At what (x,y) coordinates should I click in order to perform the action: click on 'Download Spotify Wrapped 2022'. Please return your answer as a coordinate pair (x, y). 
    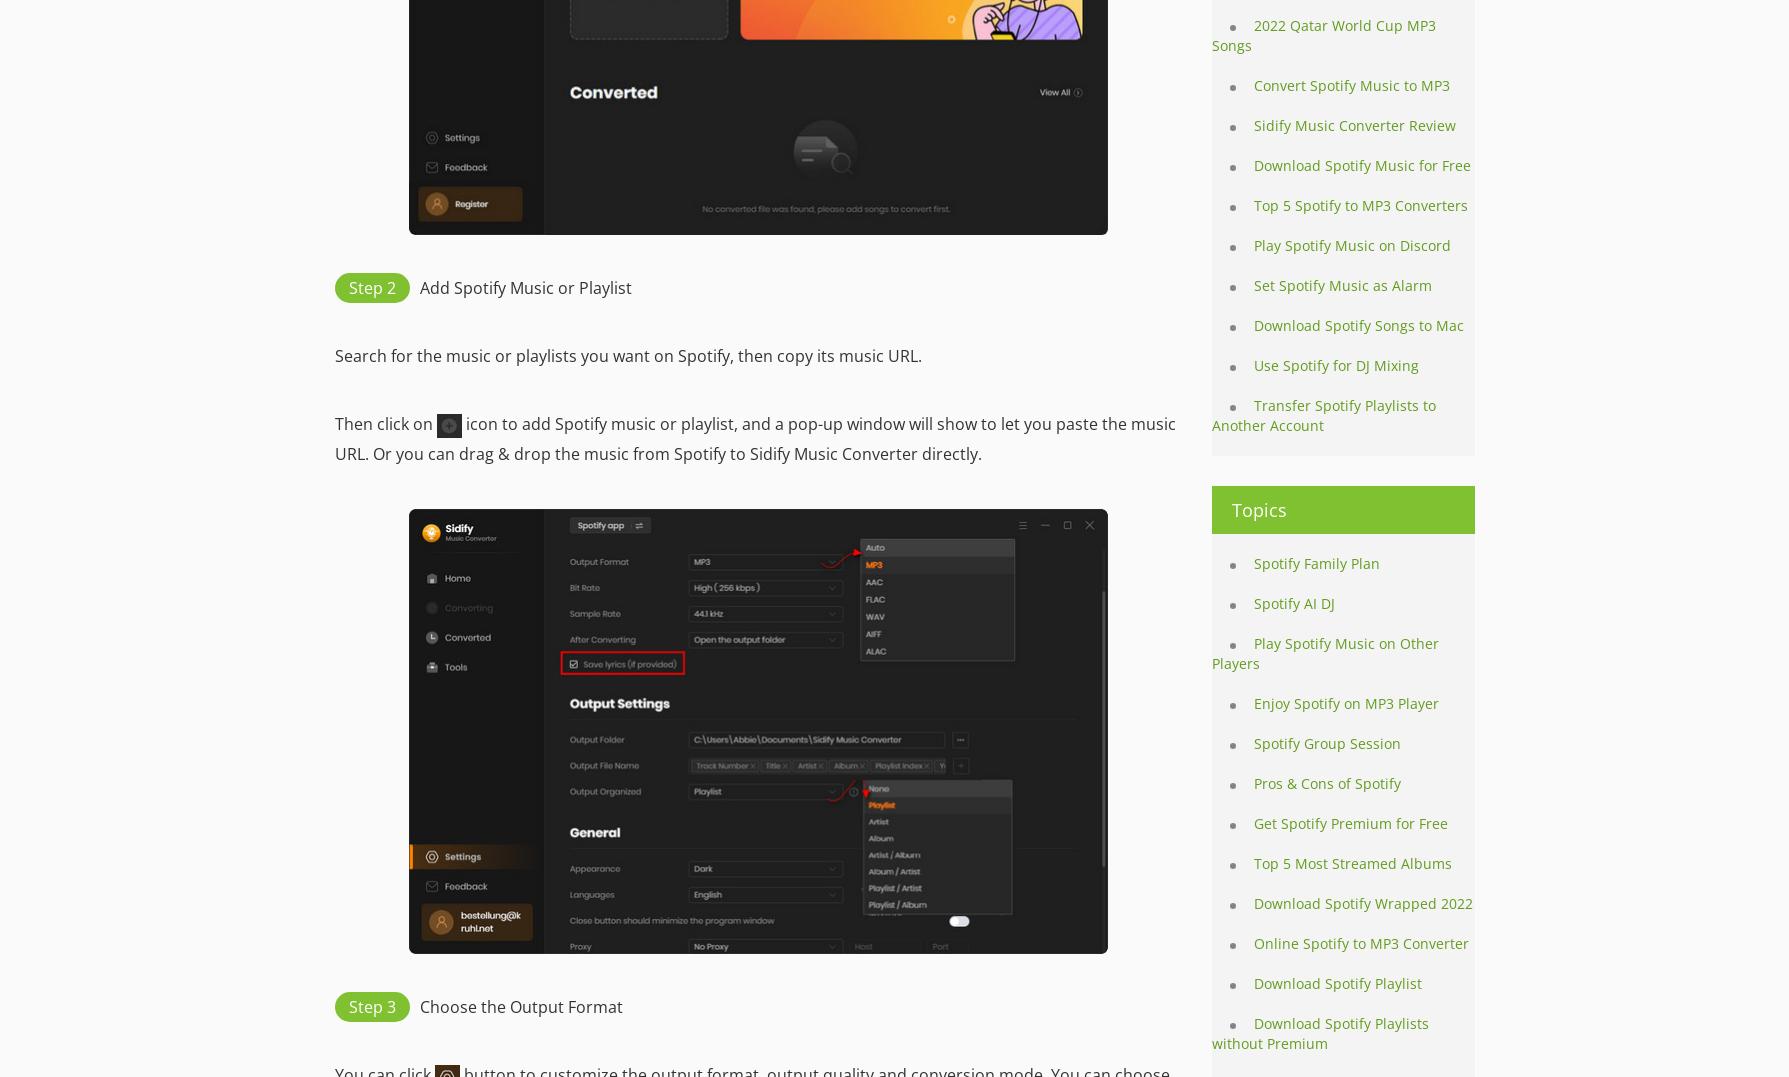
    Looking at the image, I should click on (1254, 903).